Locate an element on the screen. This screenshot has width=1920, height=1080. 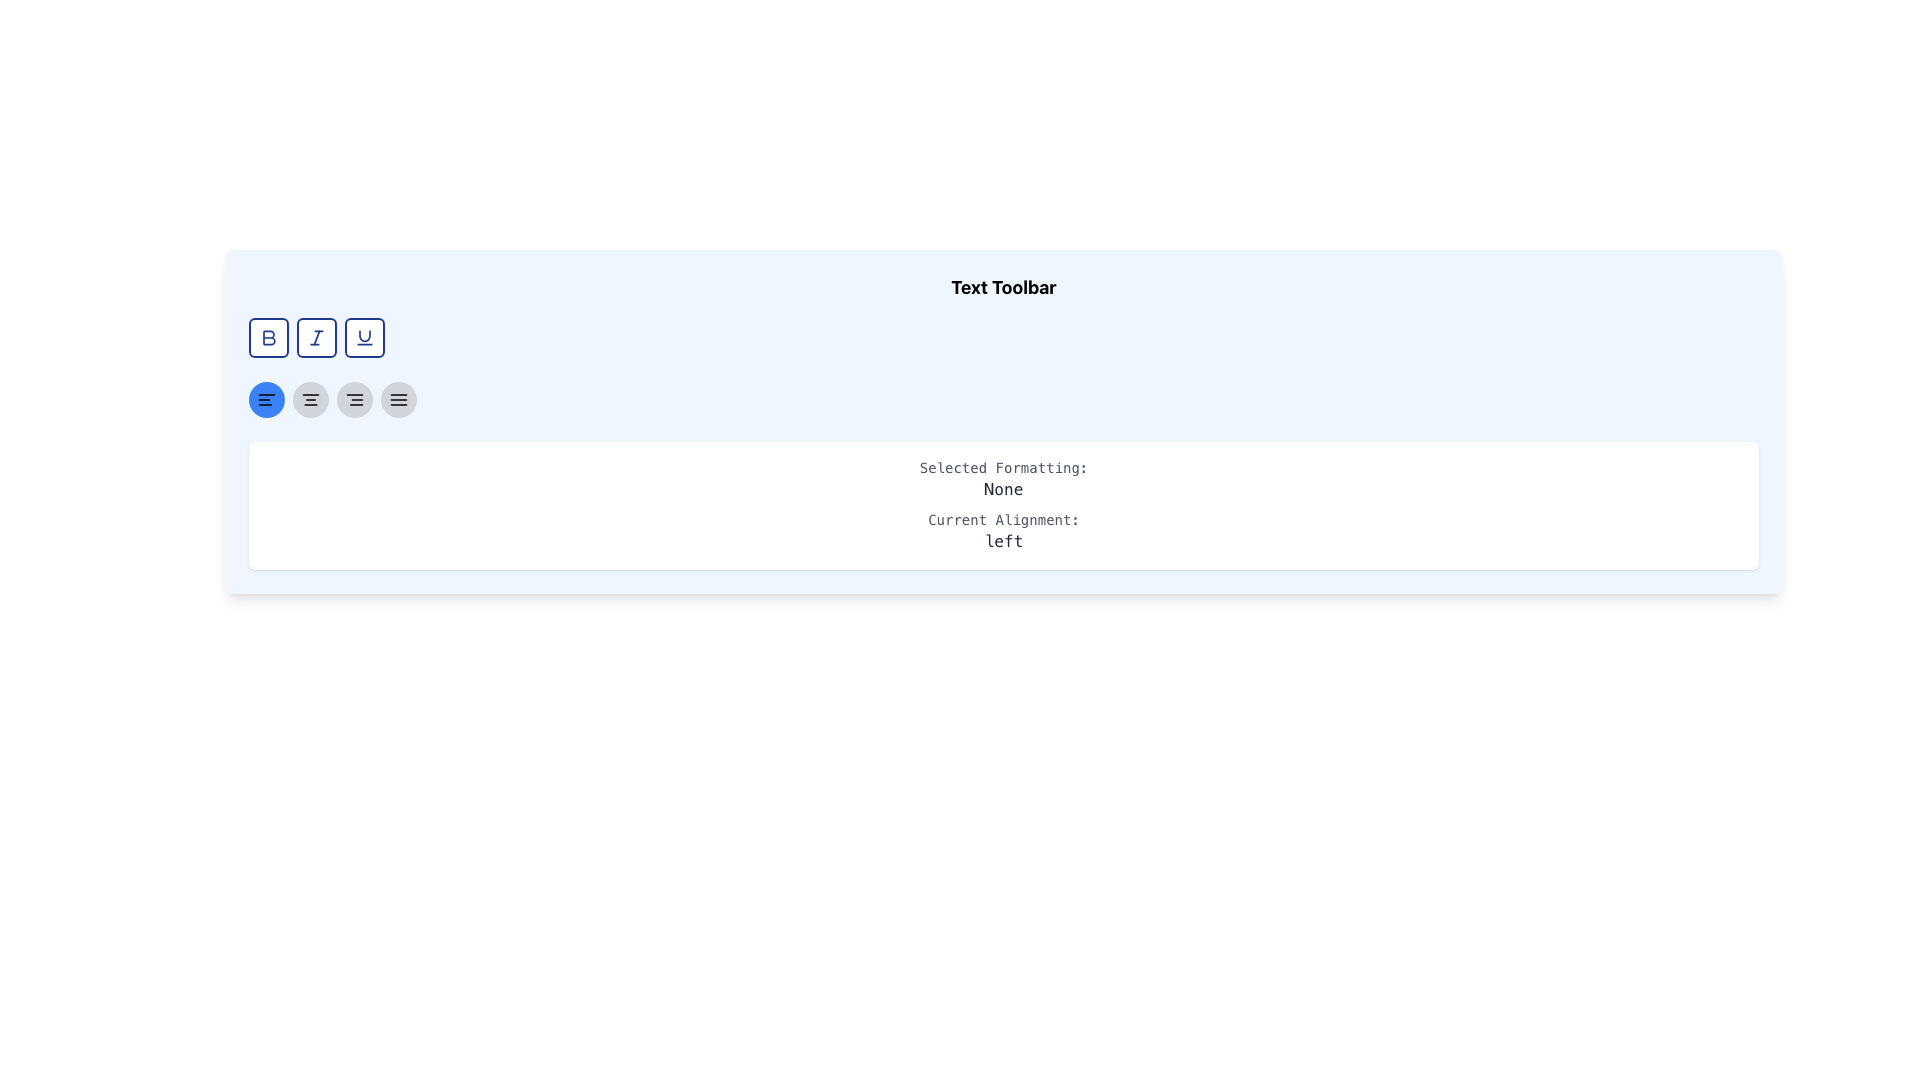
the italic formatting toggle button located in the text toolbar is located at coordinates (315, 337).